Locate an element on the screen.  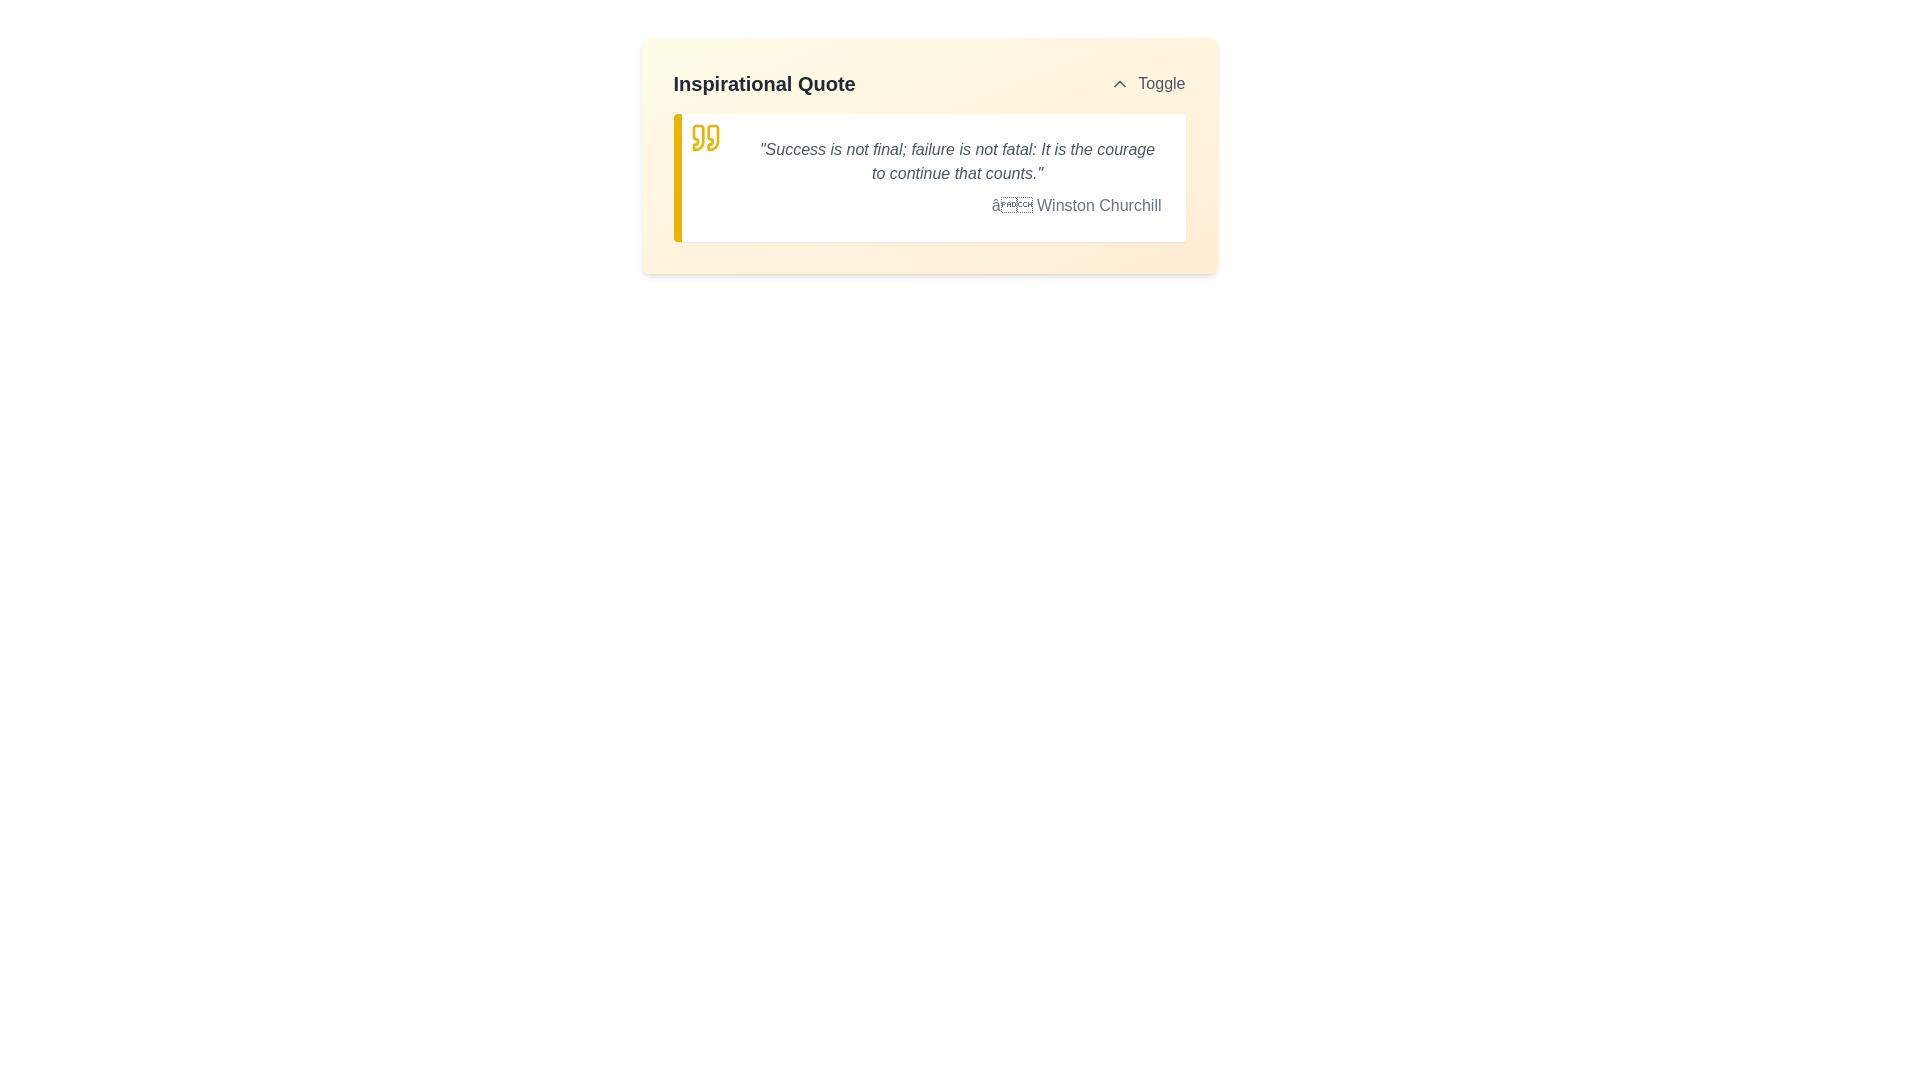
the button featuring an upward-pointing chevron icon and the text 'Toggle', located in the top-right corner of the header section adjacent to the main title 'Inspirational Quote' is located at coordinates (1147, 83).